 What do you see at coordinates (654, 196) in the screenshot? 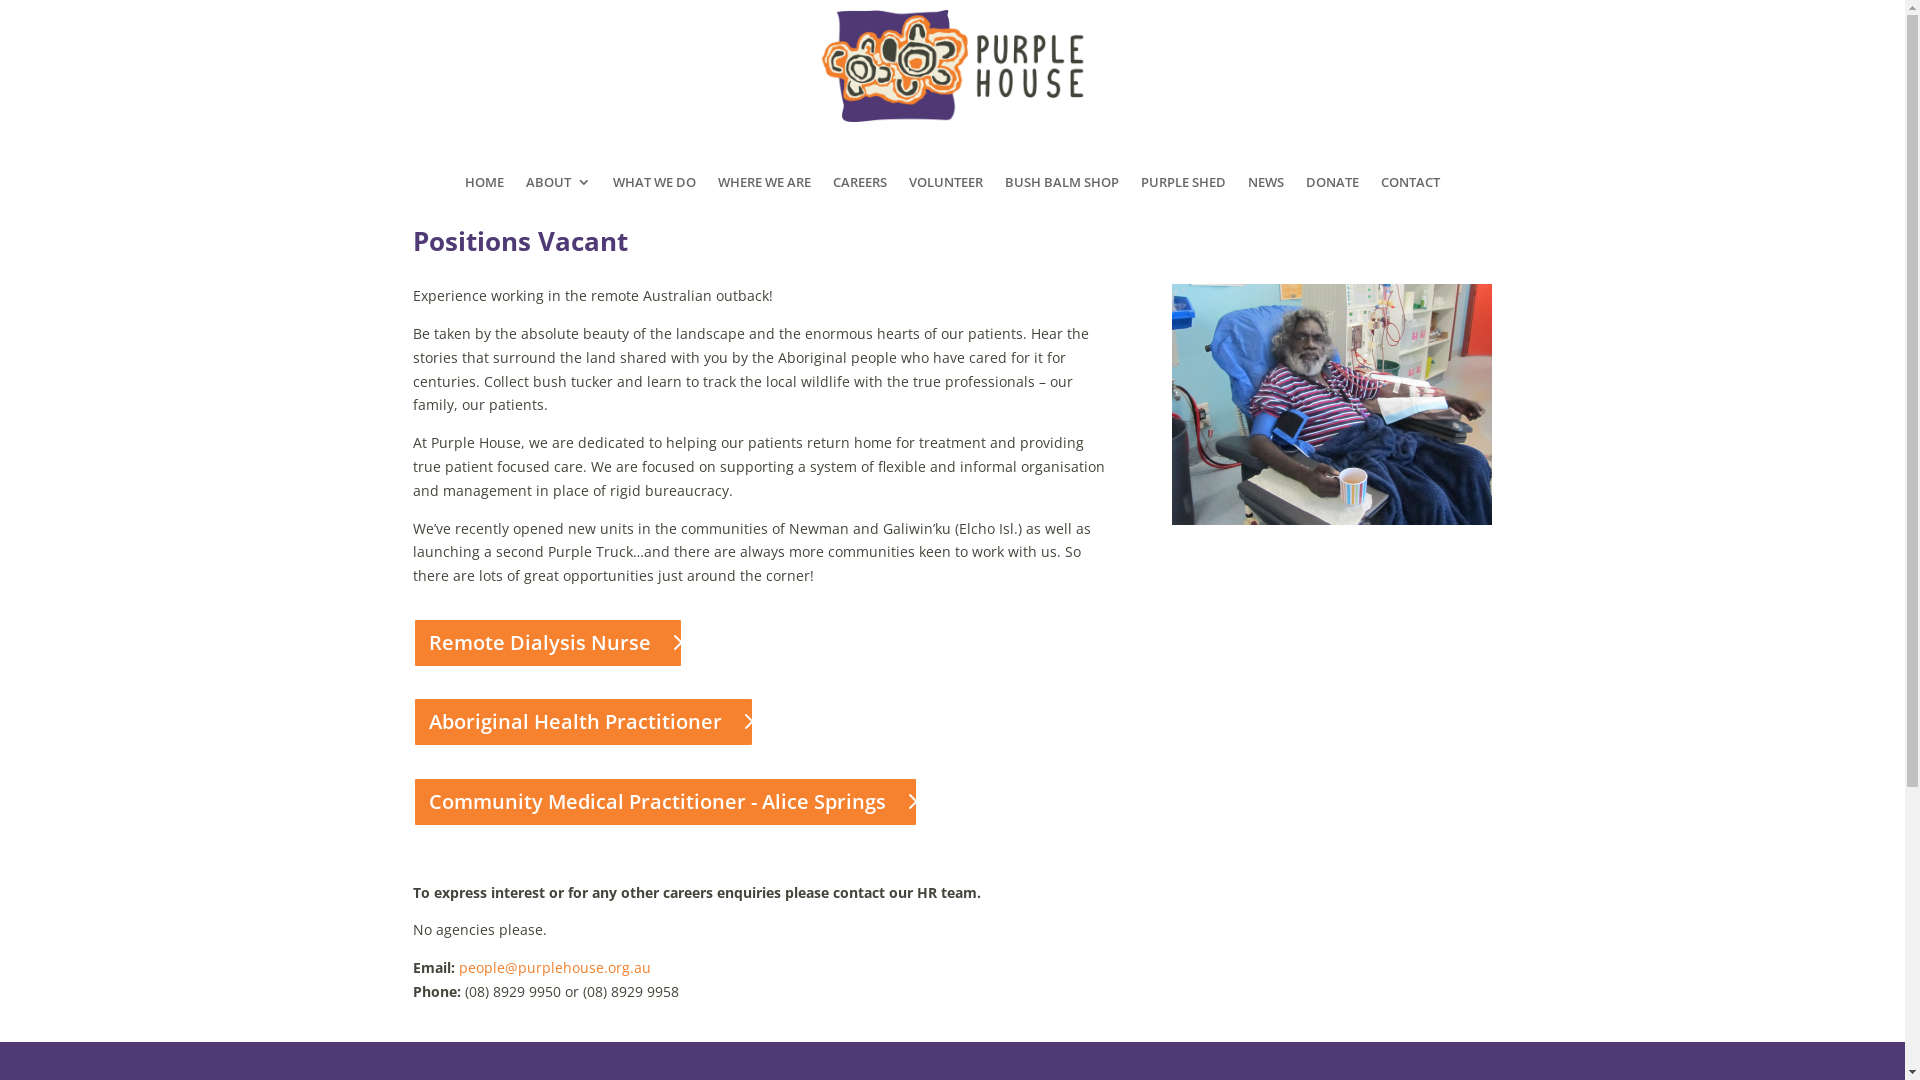
I see `'WHAT WE DO'` at bounding box center [654, 196].